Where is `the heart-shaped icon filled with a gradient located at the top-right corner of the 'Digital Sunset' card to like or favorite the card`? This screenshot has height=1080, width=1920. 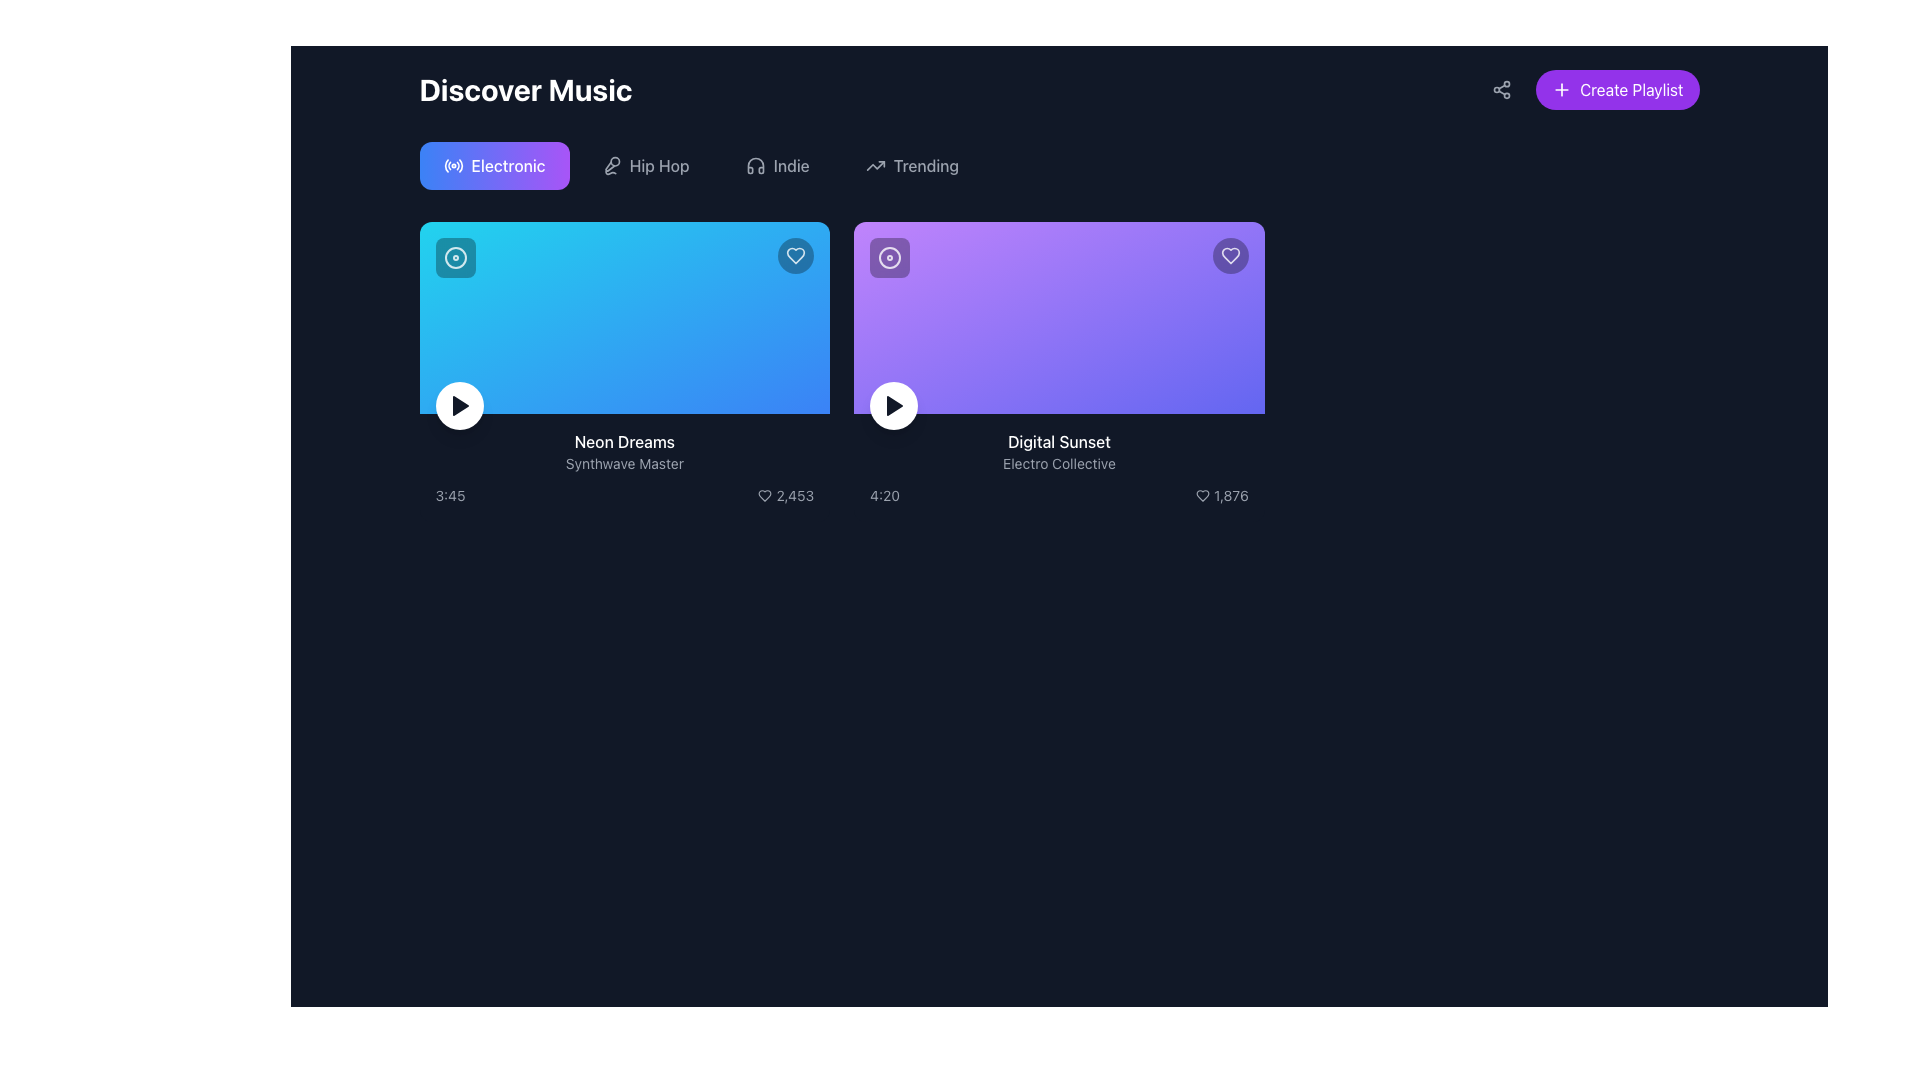
the heart-shaped icon filled with a gradient located at the top-right corner of the 'Digital Sunset' card to like or favorite the card is located at coordinates (1229, 254).